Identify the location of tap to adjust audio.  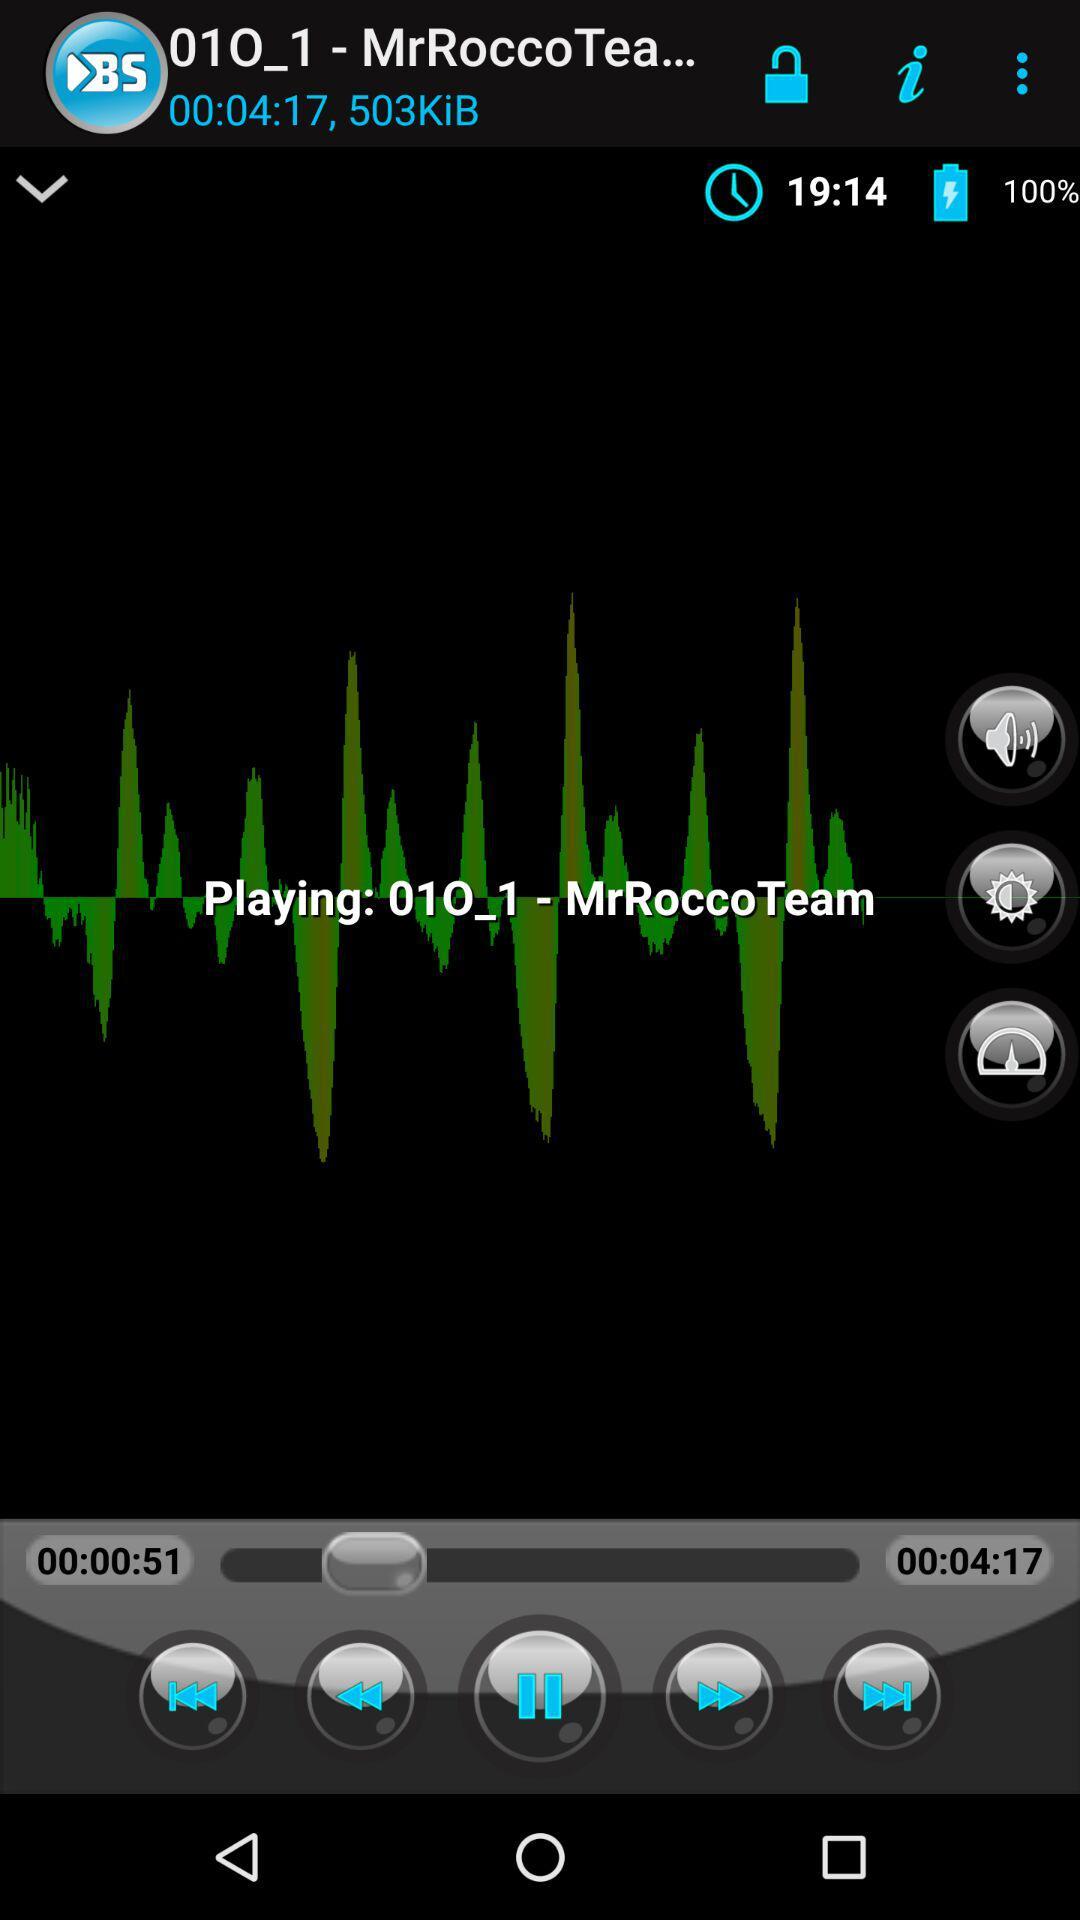
(1011, 738).